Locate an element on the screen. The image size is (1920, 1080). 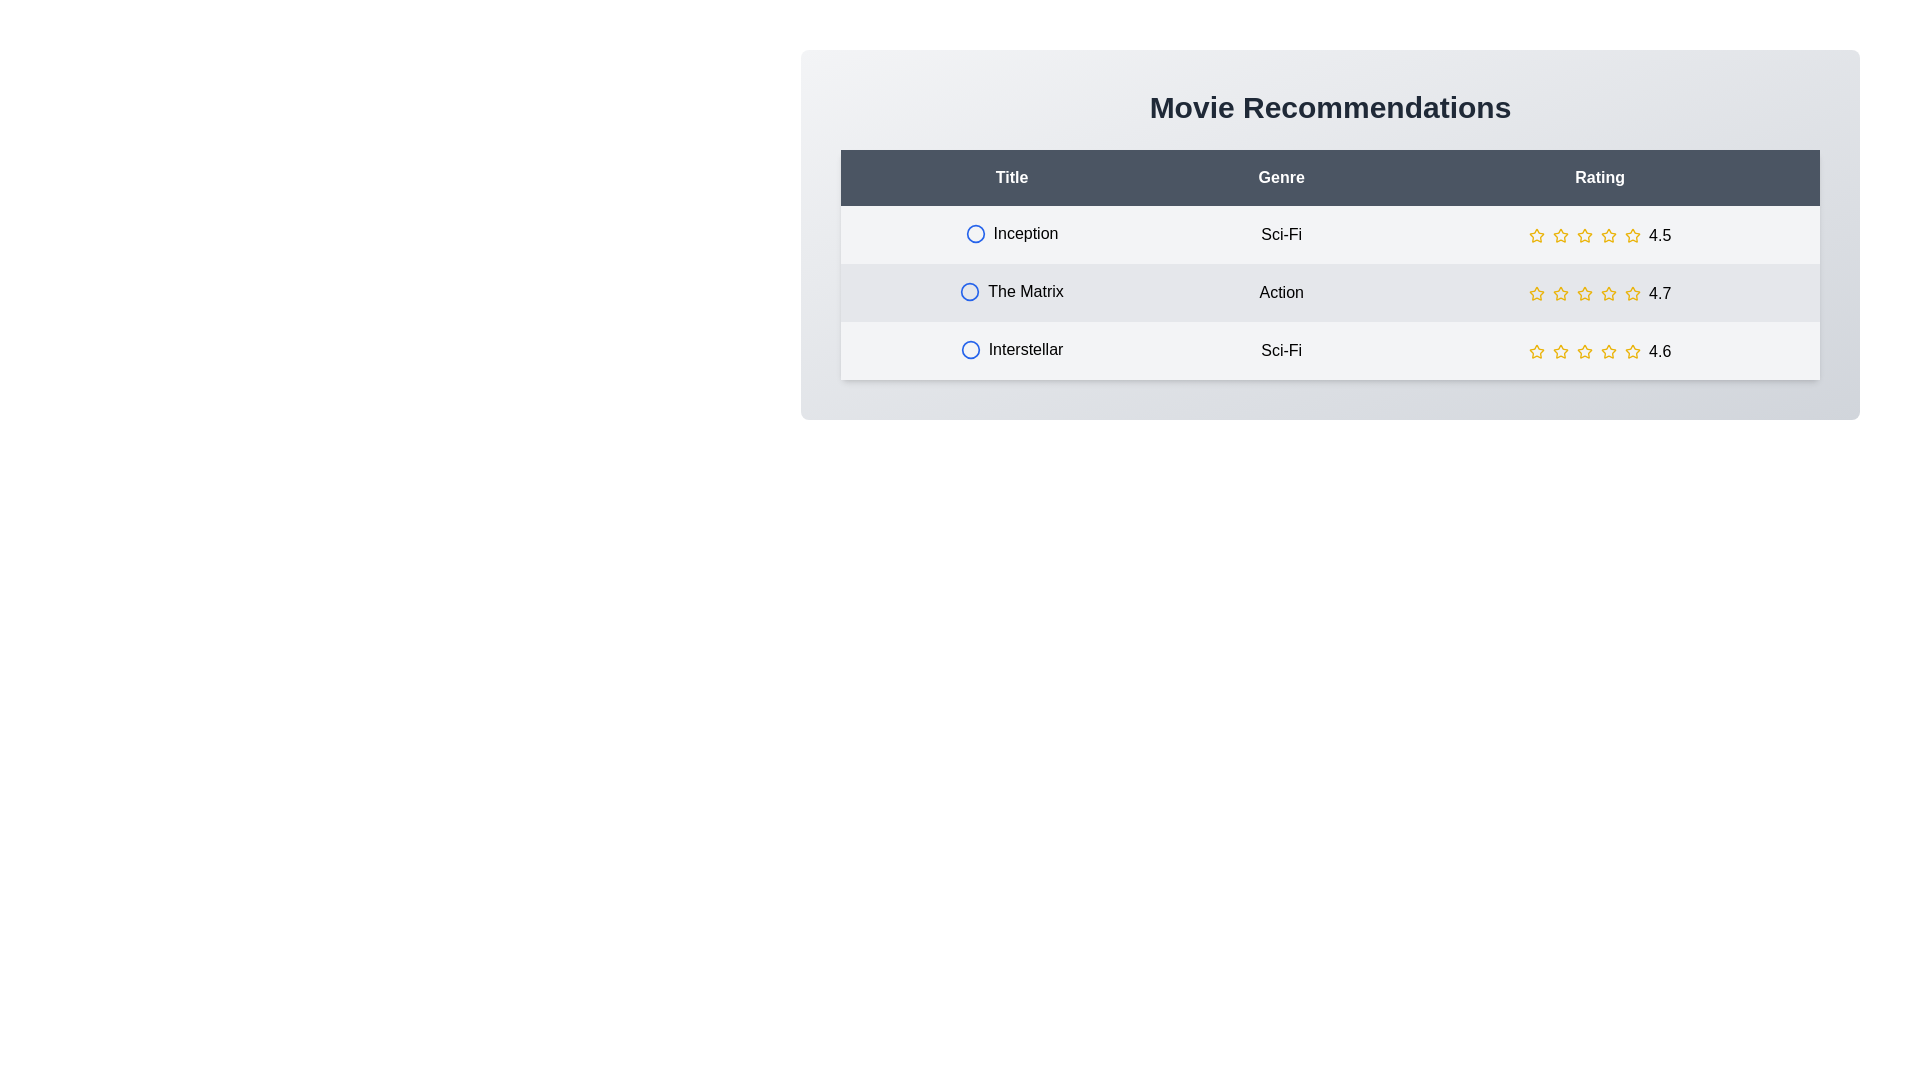
the circle icon next to the movie title Inception is located at coordinates (975, 233).